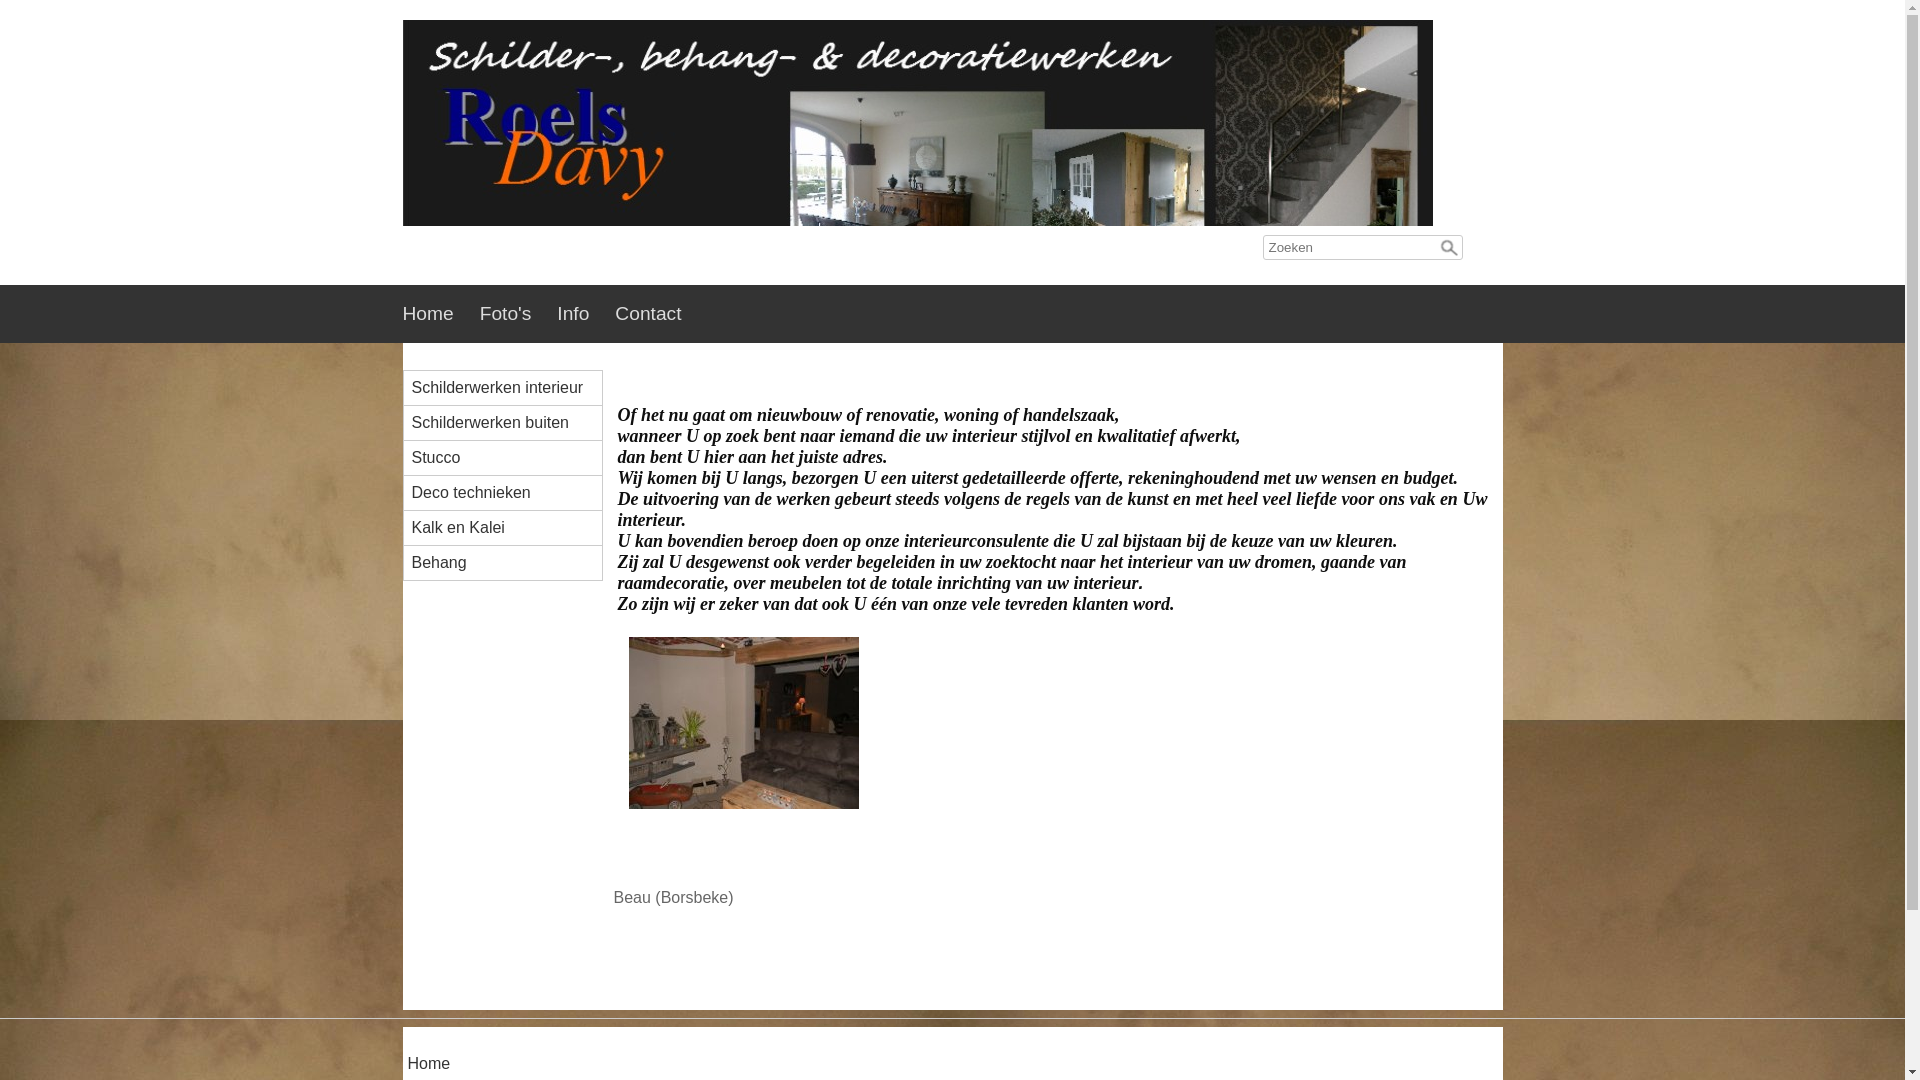 The height and width of the screenshot is (1080, 1920). Describe the element at coordinates (510, 458) in the screenshot. I see `'Stucco'` at that location.